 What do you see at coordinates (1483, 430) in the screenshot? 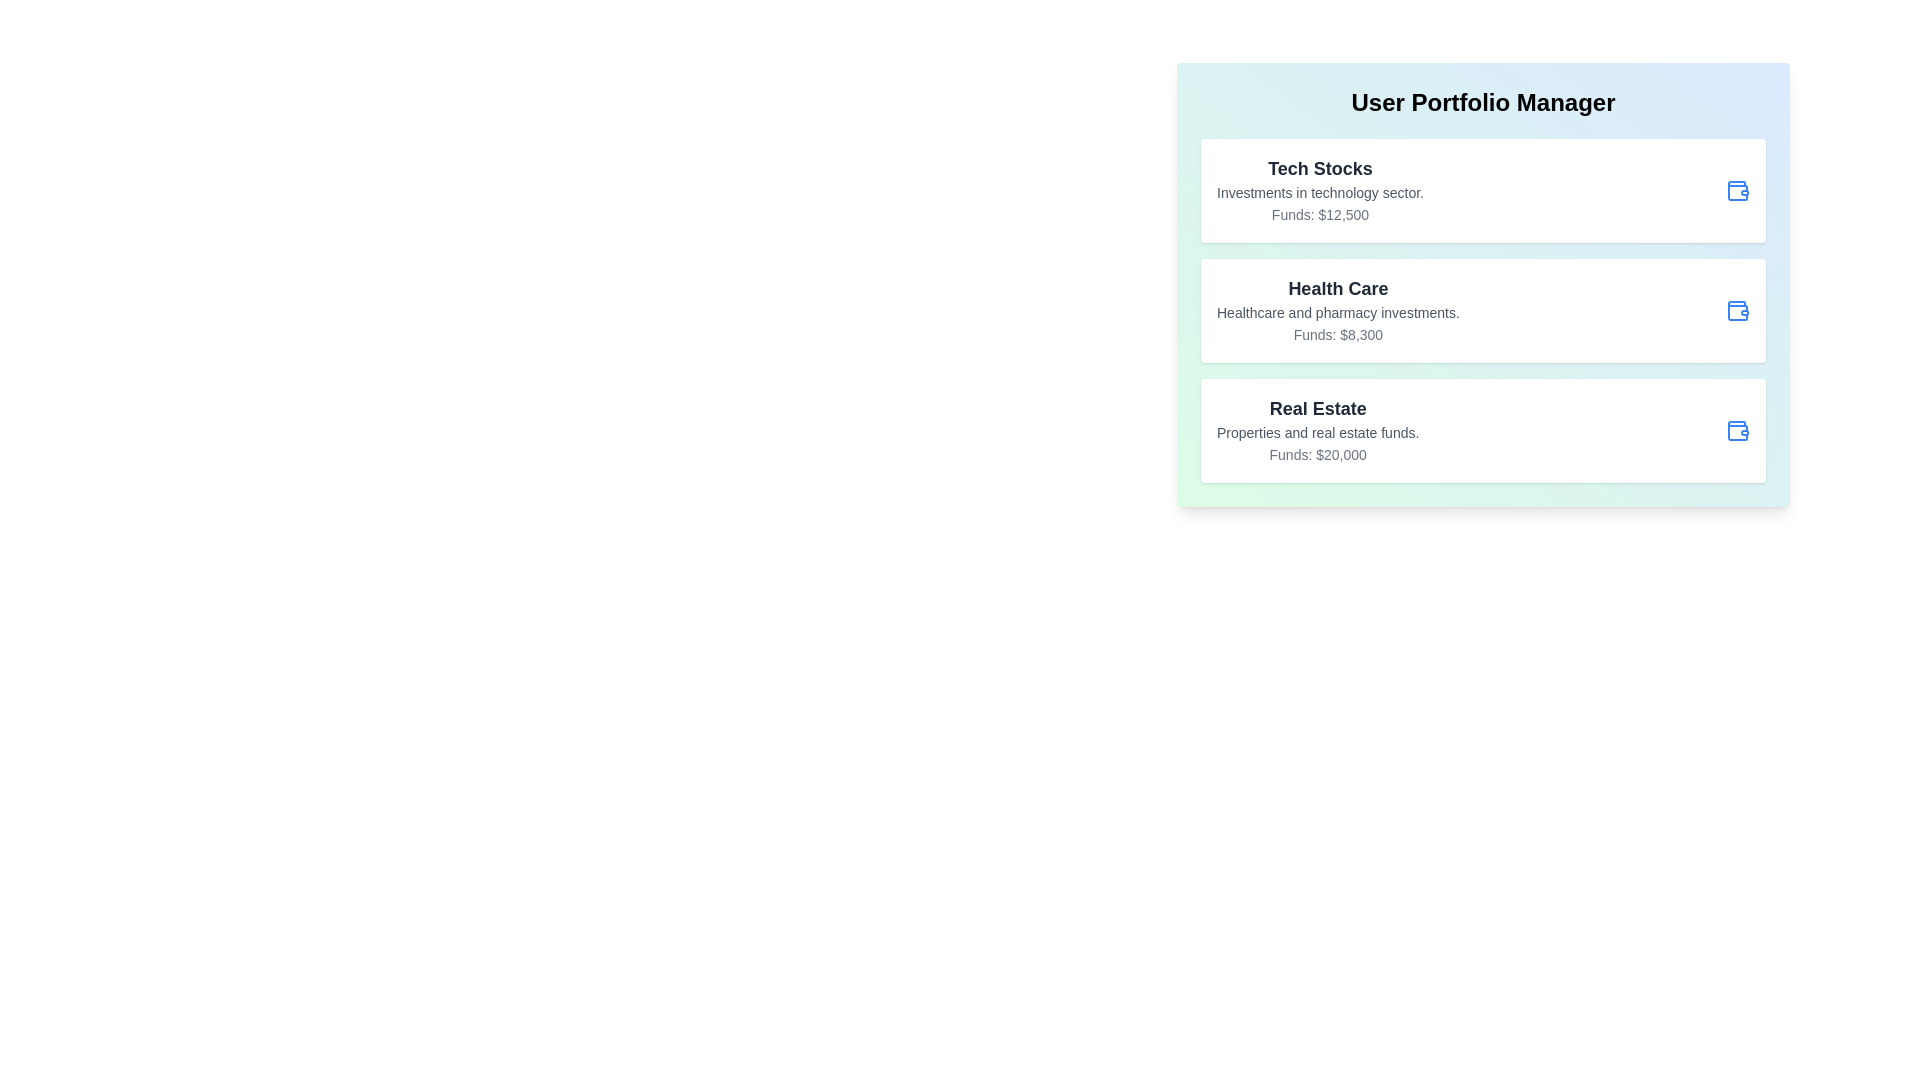
I see `the portfolio item labeled Real Estate` at bounding box center [1483, 430].